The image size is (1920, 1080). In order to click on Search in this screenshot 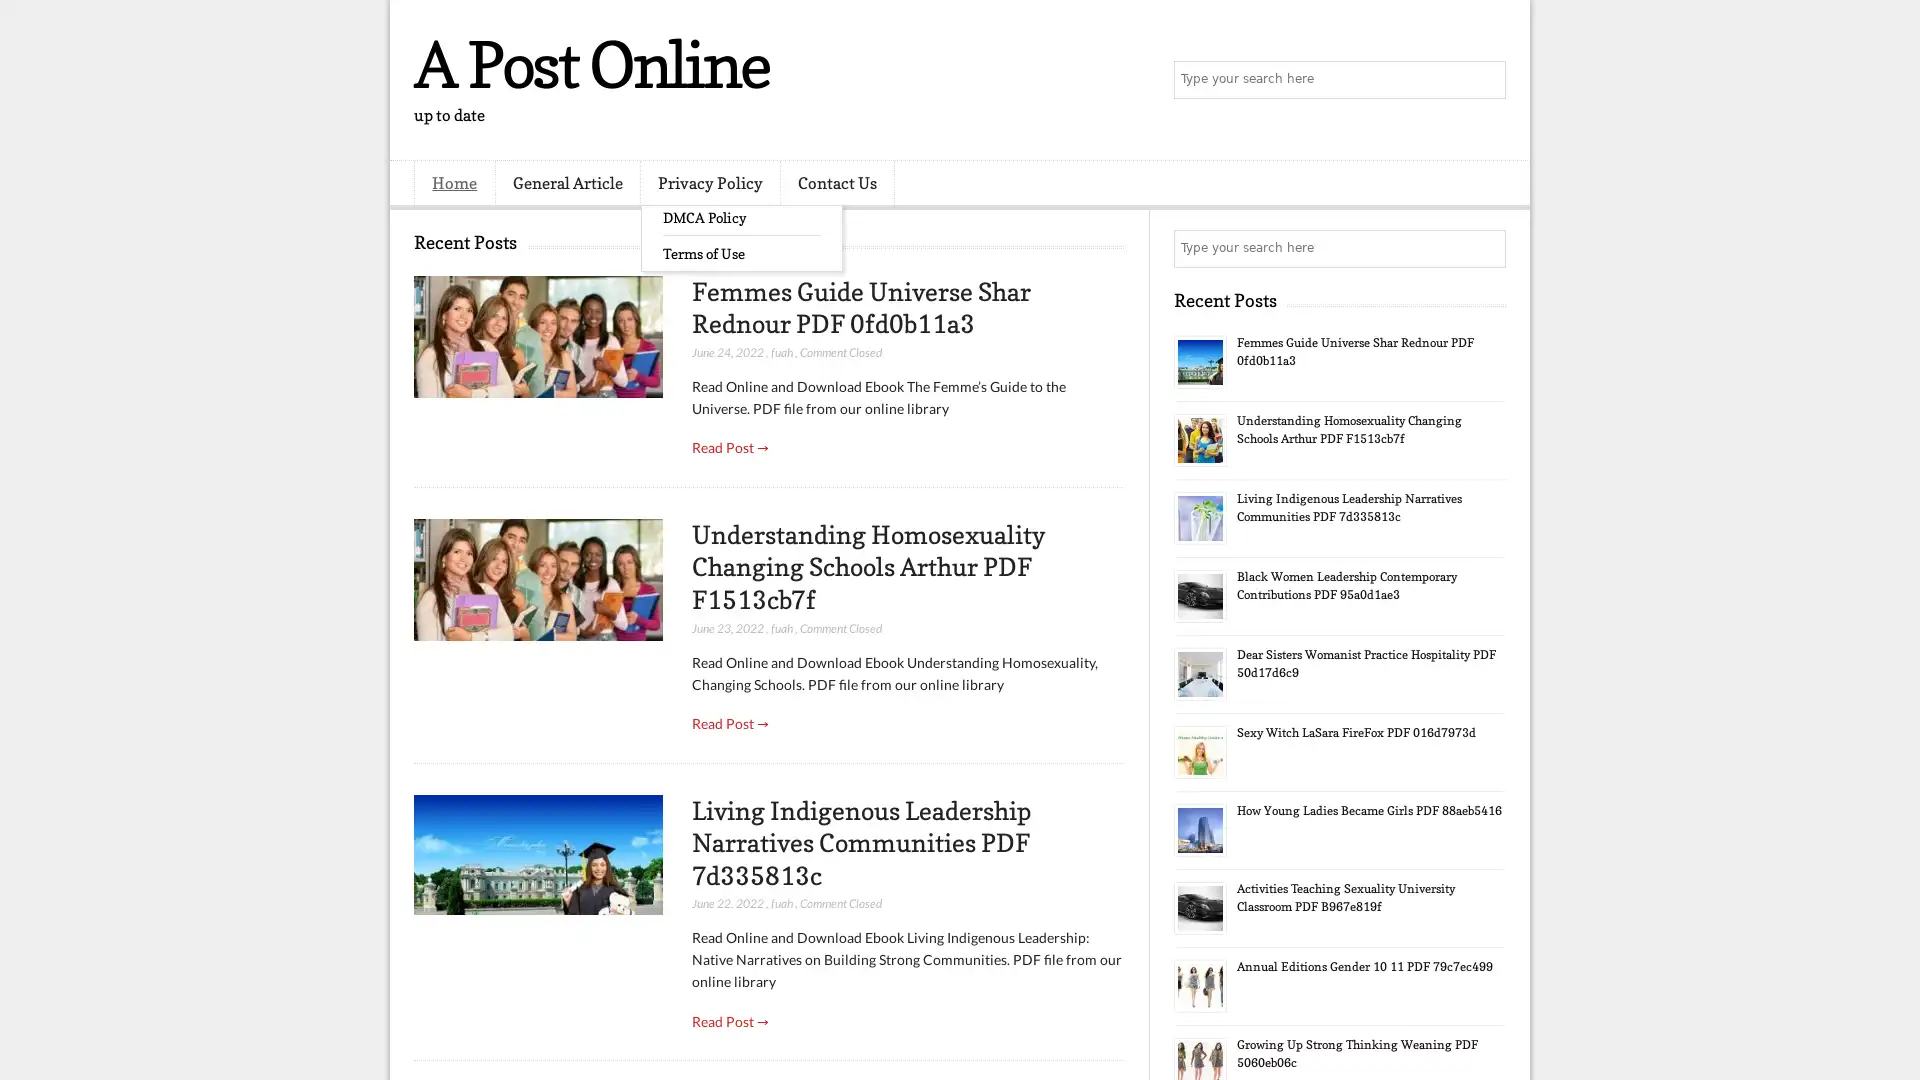, I will do `click(1485, 248)`.